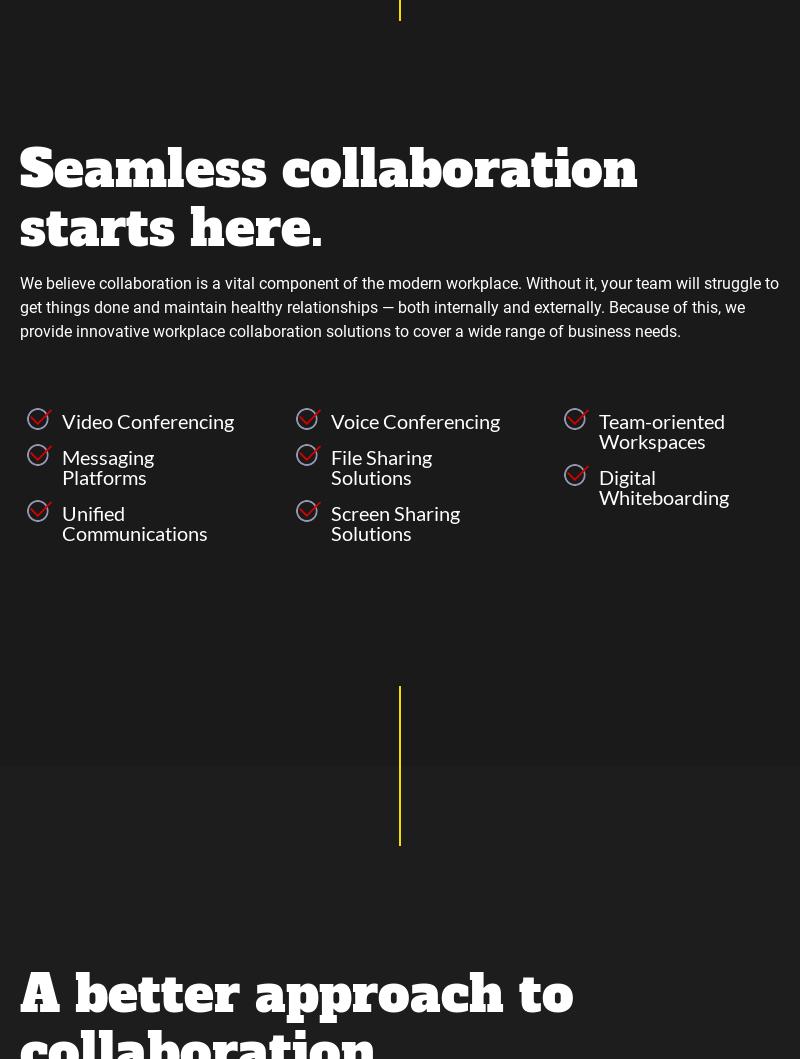  What do you see at coordinates (414, 418) in the screenshot?
I see `'Voice Conferencing'` at bounding box center [414, 418].